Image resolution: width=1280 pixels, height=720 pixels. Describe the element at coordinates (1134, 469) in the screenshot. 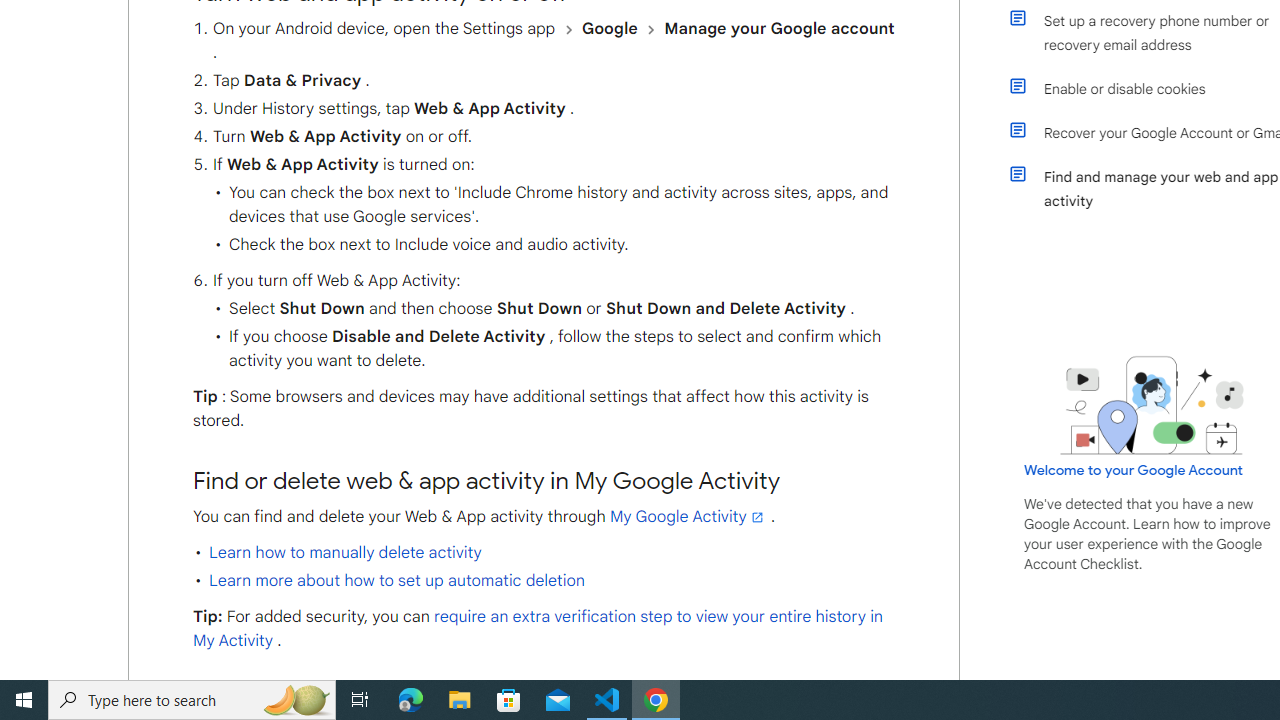

I see `'Welcome to your Google Account'` at that location.